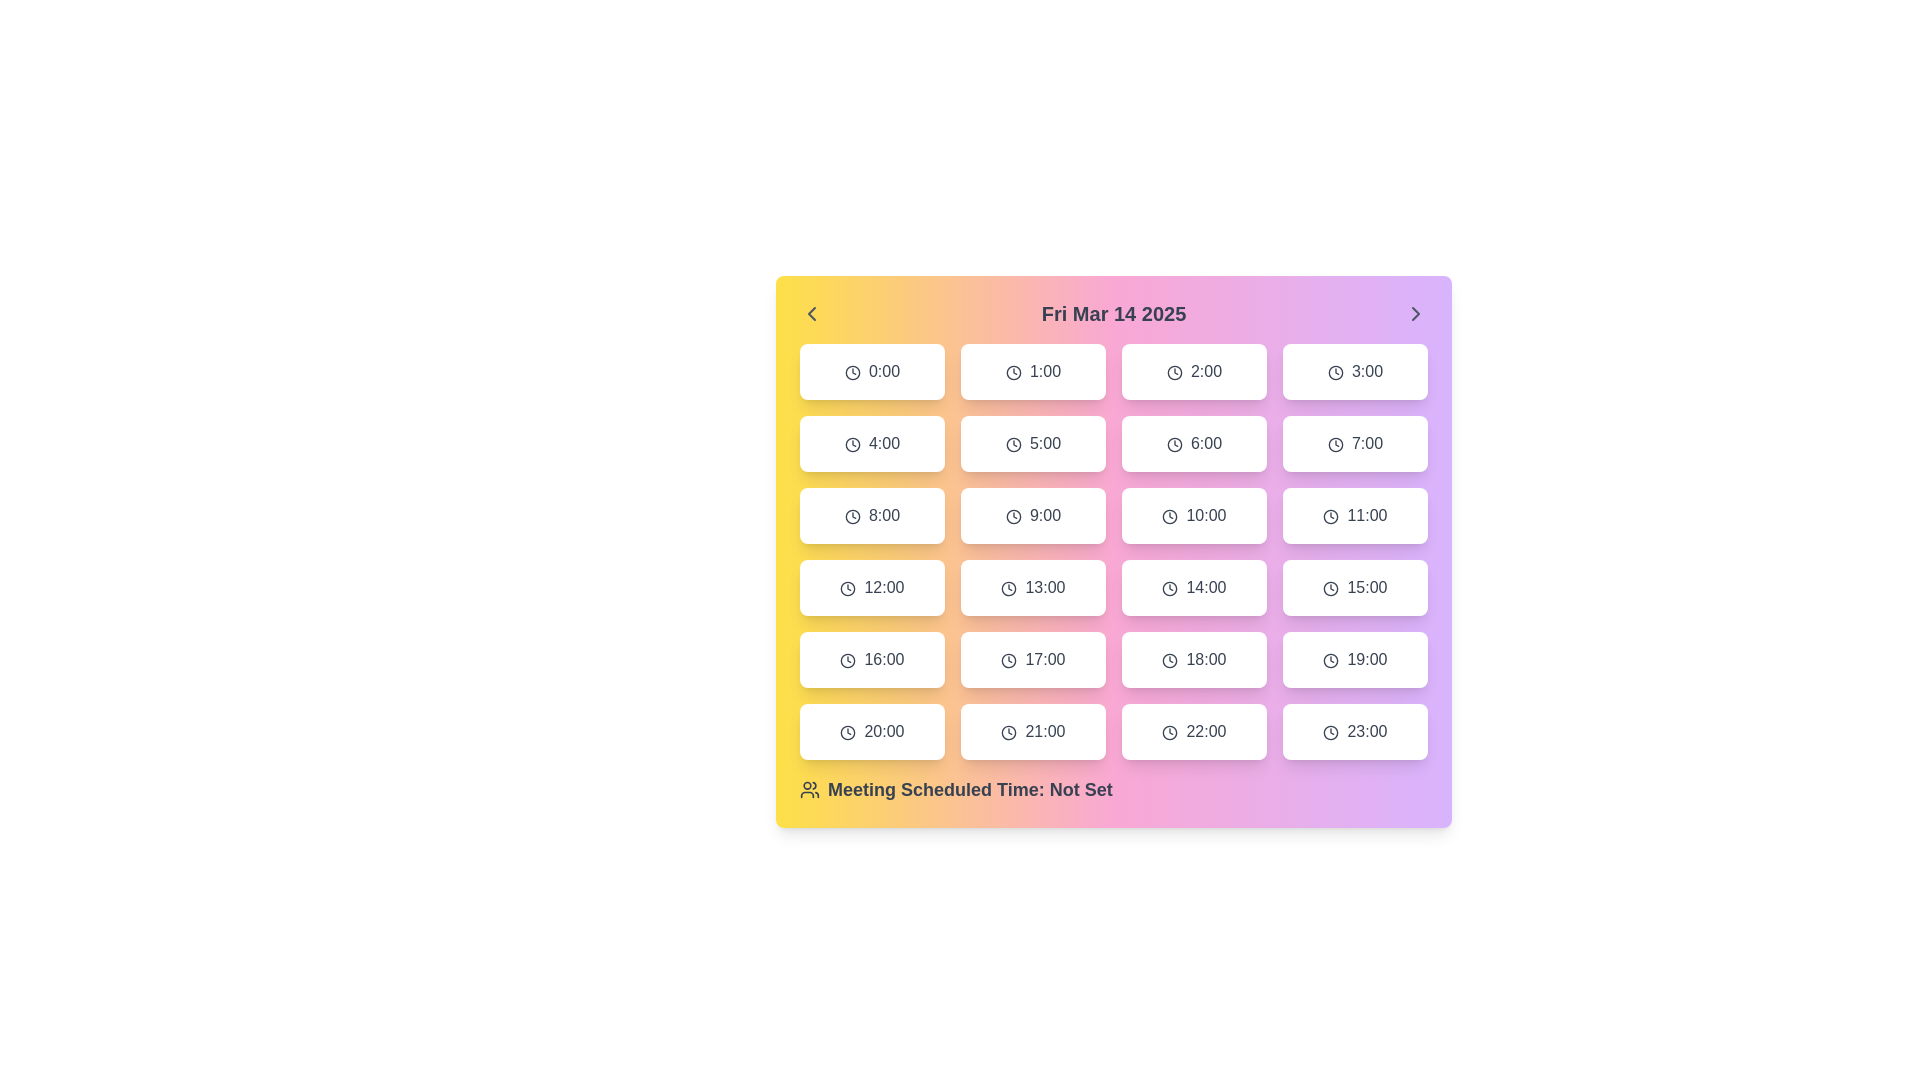 The width and height of the screenshot is (1920, 1080). What do you see at coordinates (1009, 587) in the screenshot?
I see `the circular outline of the clock icon located before the '13:00' button` at bounding box center [1009, 587].